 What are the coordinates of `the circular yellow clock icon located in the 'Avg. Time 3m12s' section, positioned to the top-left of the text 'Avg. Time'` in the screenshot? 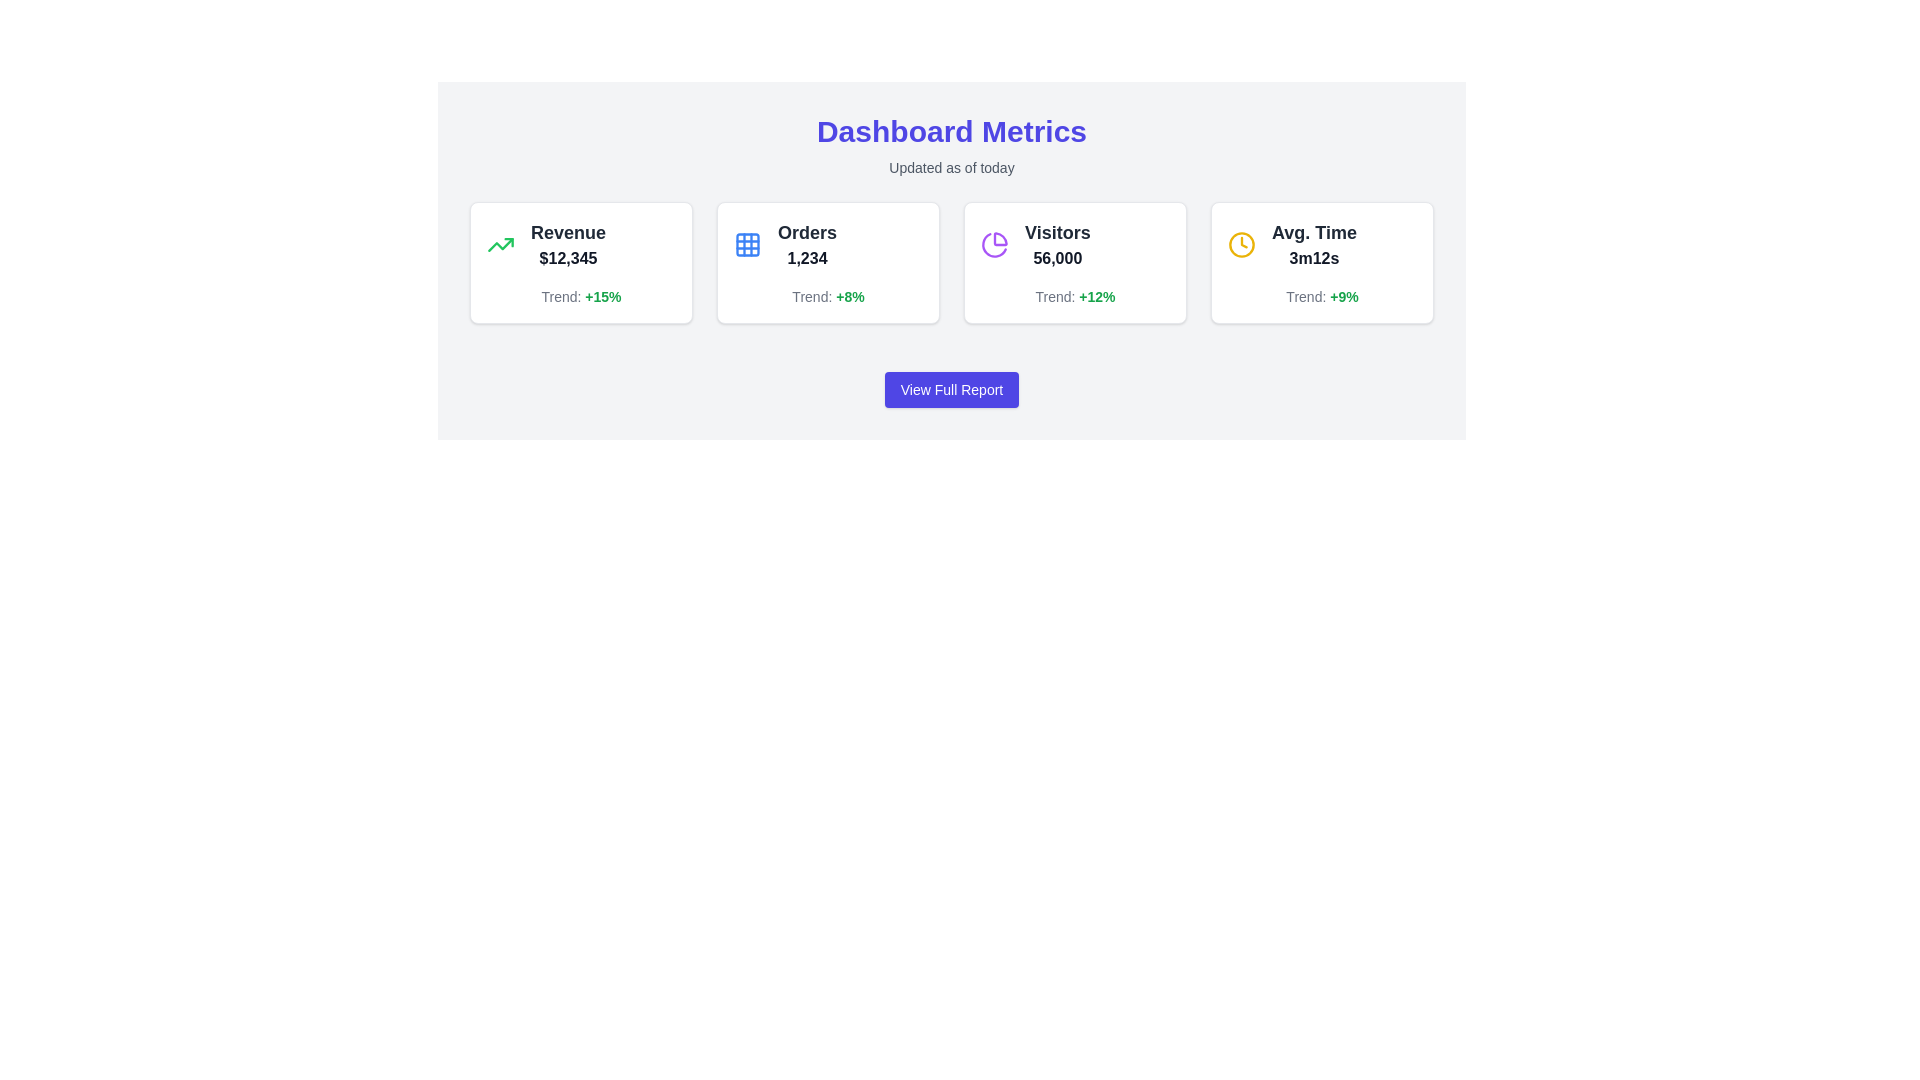 It's located at (1241, 244).